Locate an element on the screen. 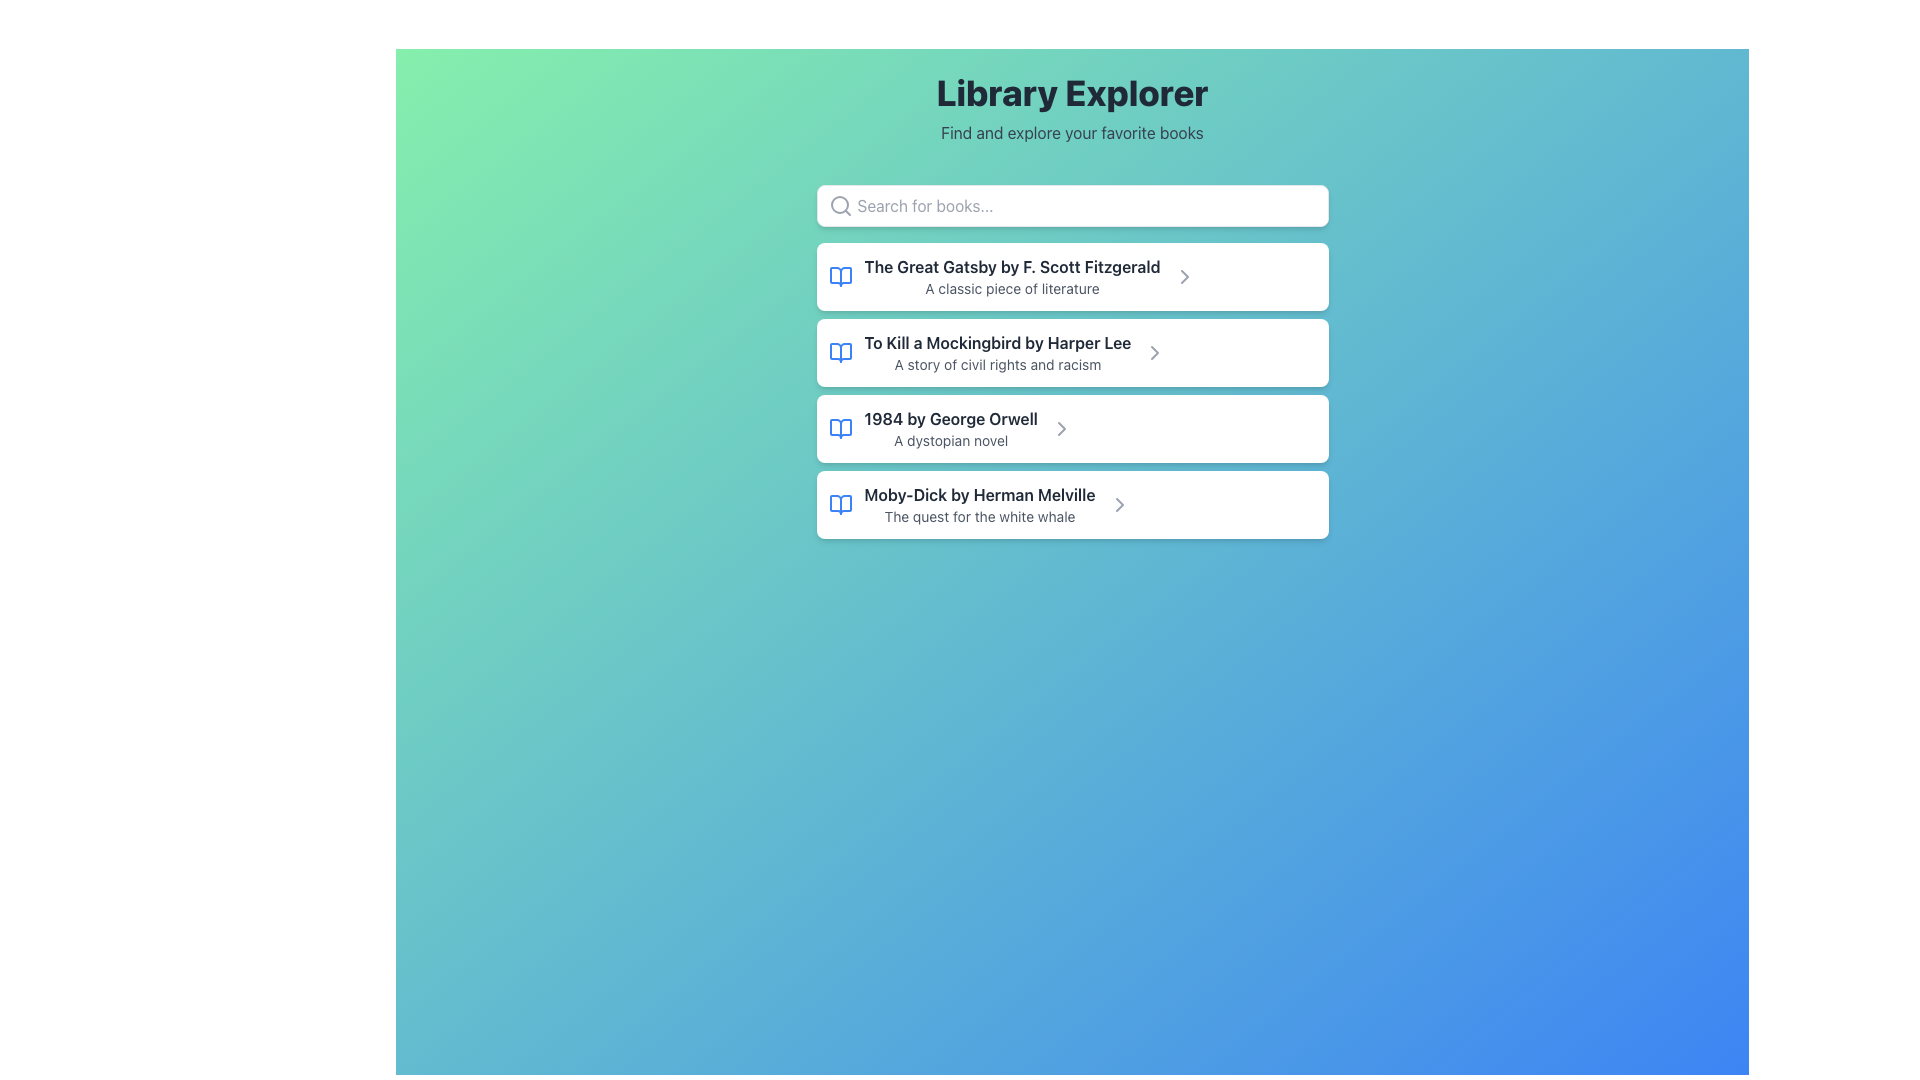 The image size is (1920, 1080). the clickable card titled '1984 by George Orwell', which is the third card in the list is located at coordinates (1071, 427).